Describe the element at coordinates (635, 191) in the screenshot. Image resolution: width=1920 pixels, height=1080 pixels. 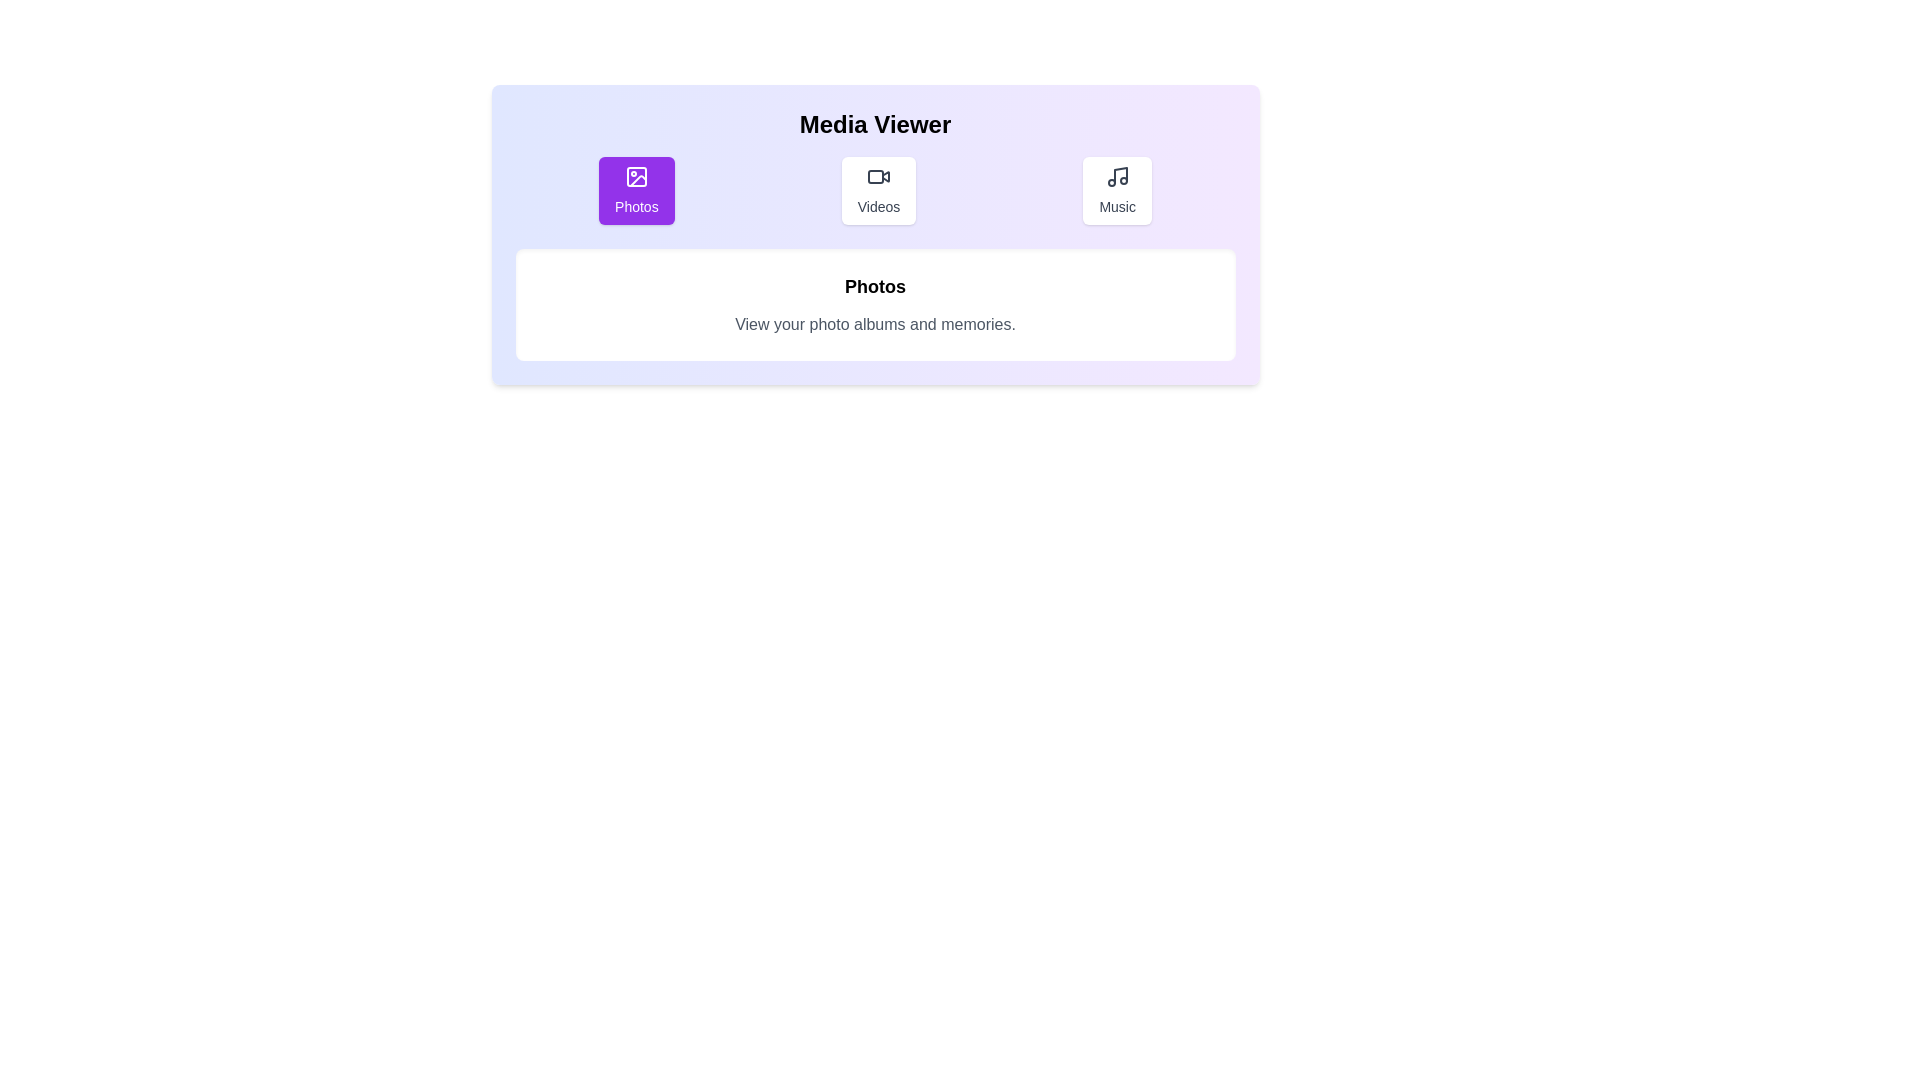
I see `the Photos tab by clicking on its button` at that location.